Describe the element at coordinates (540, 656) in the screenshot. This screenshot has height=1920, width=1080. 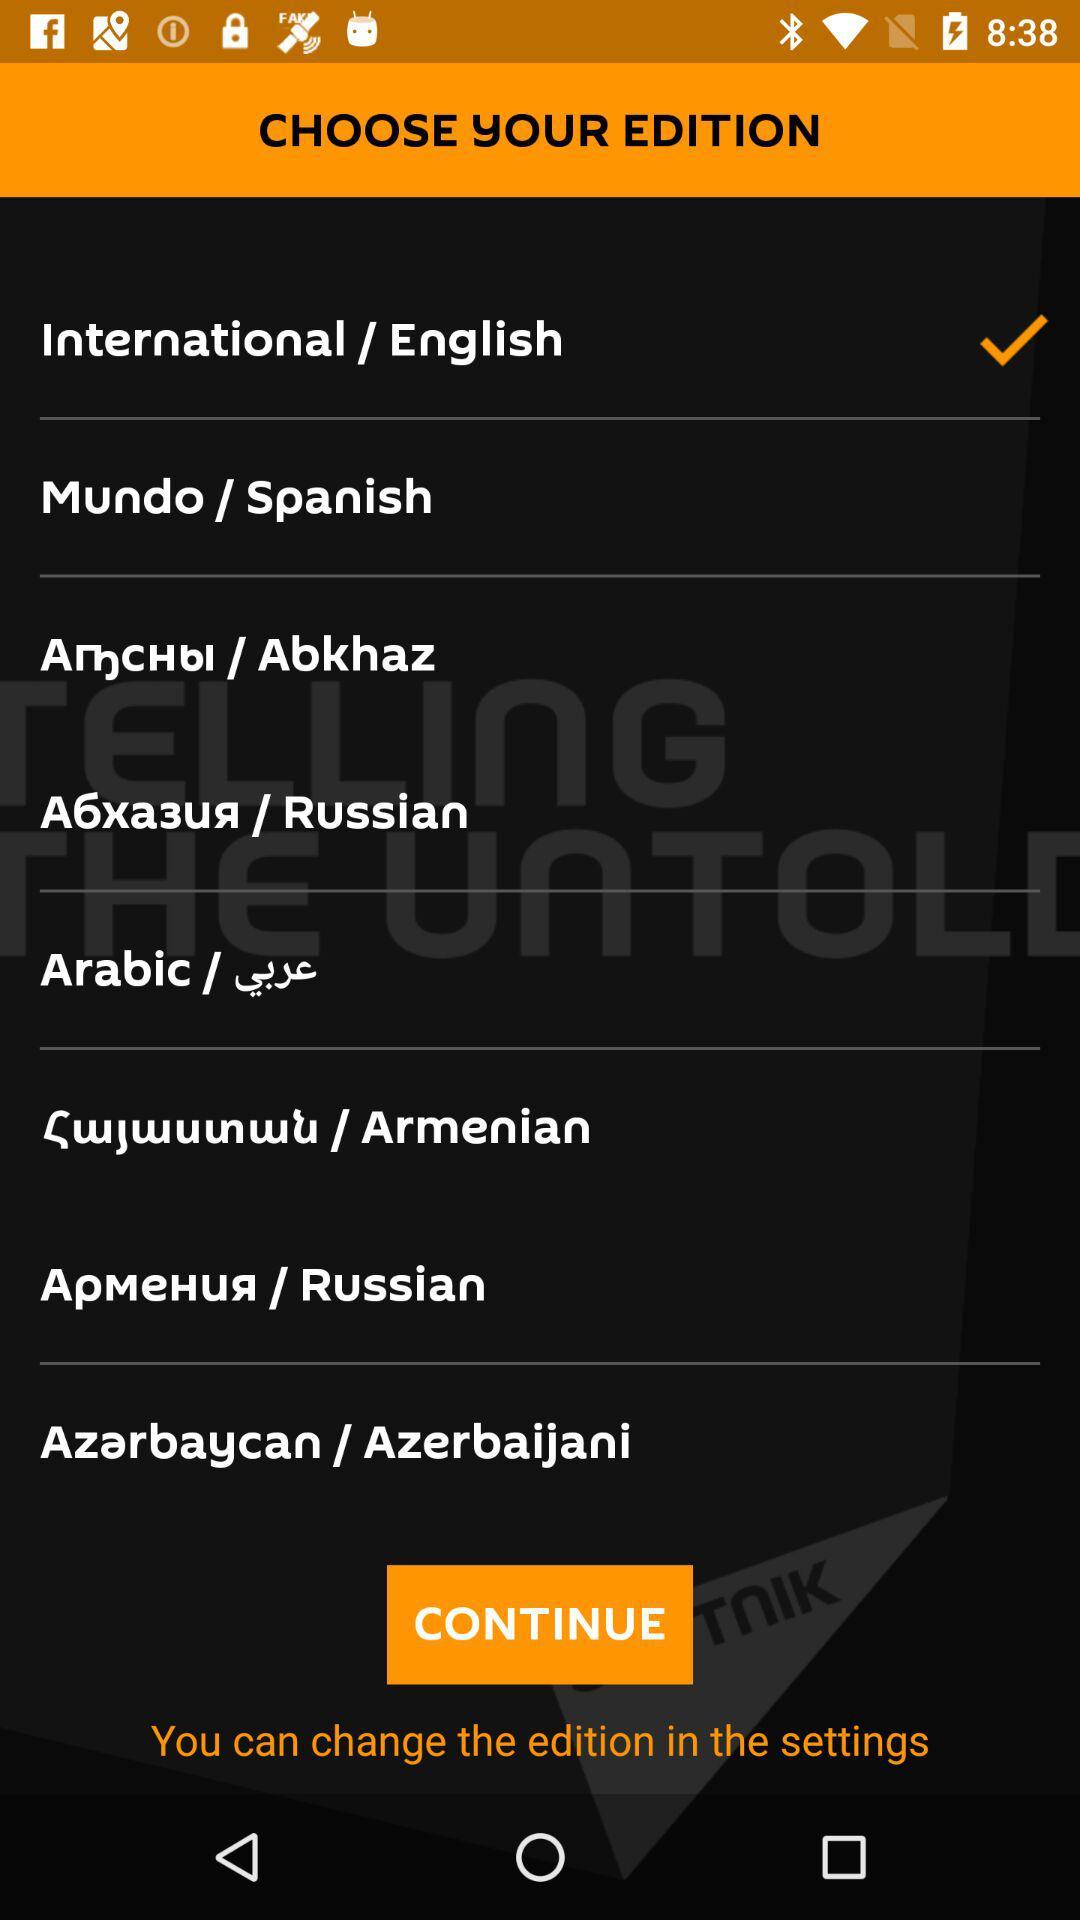
I see `app below mundo / spanish item` at that location.